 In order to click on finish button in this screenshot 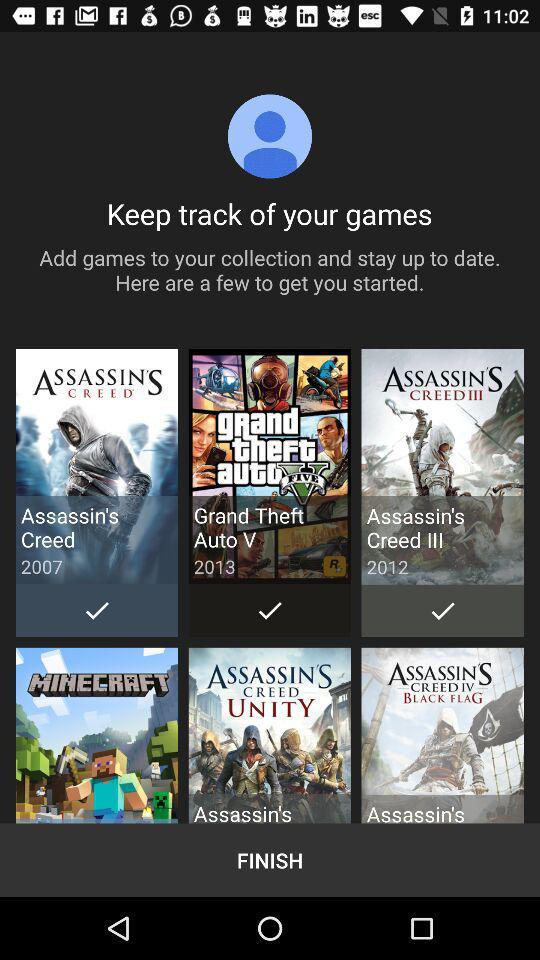, I will do `click(270, 859)`.